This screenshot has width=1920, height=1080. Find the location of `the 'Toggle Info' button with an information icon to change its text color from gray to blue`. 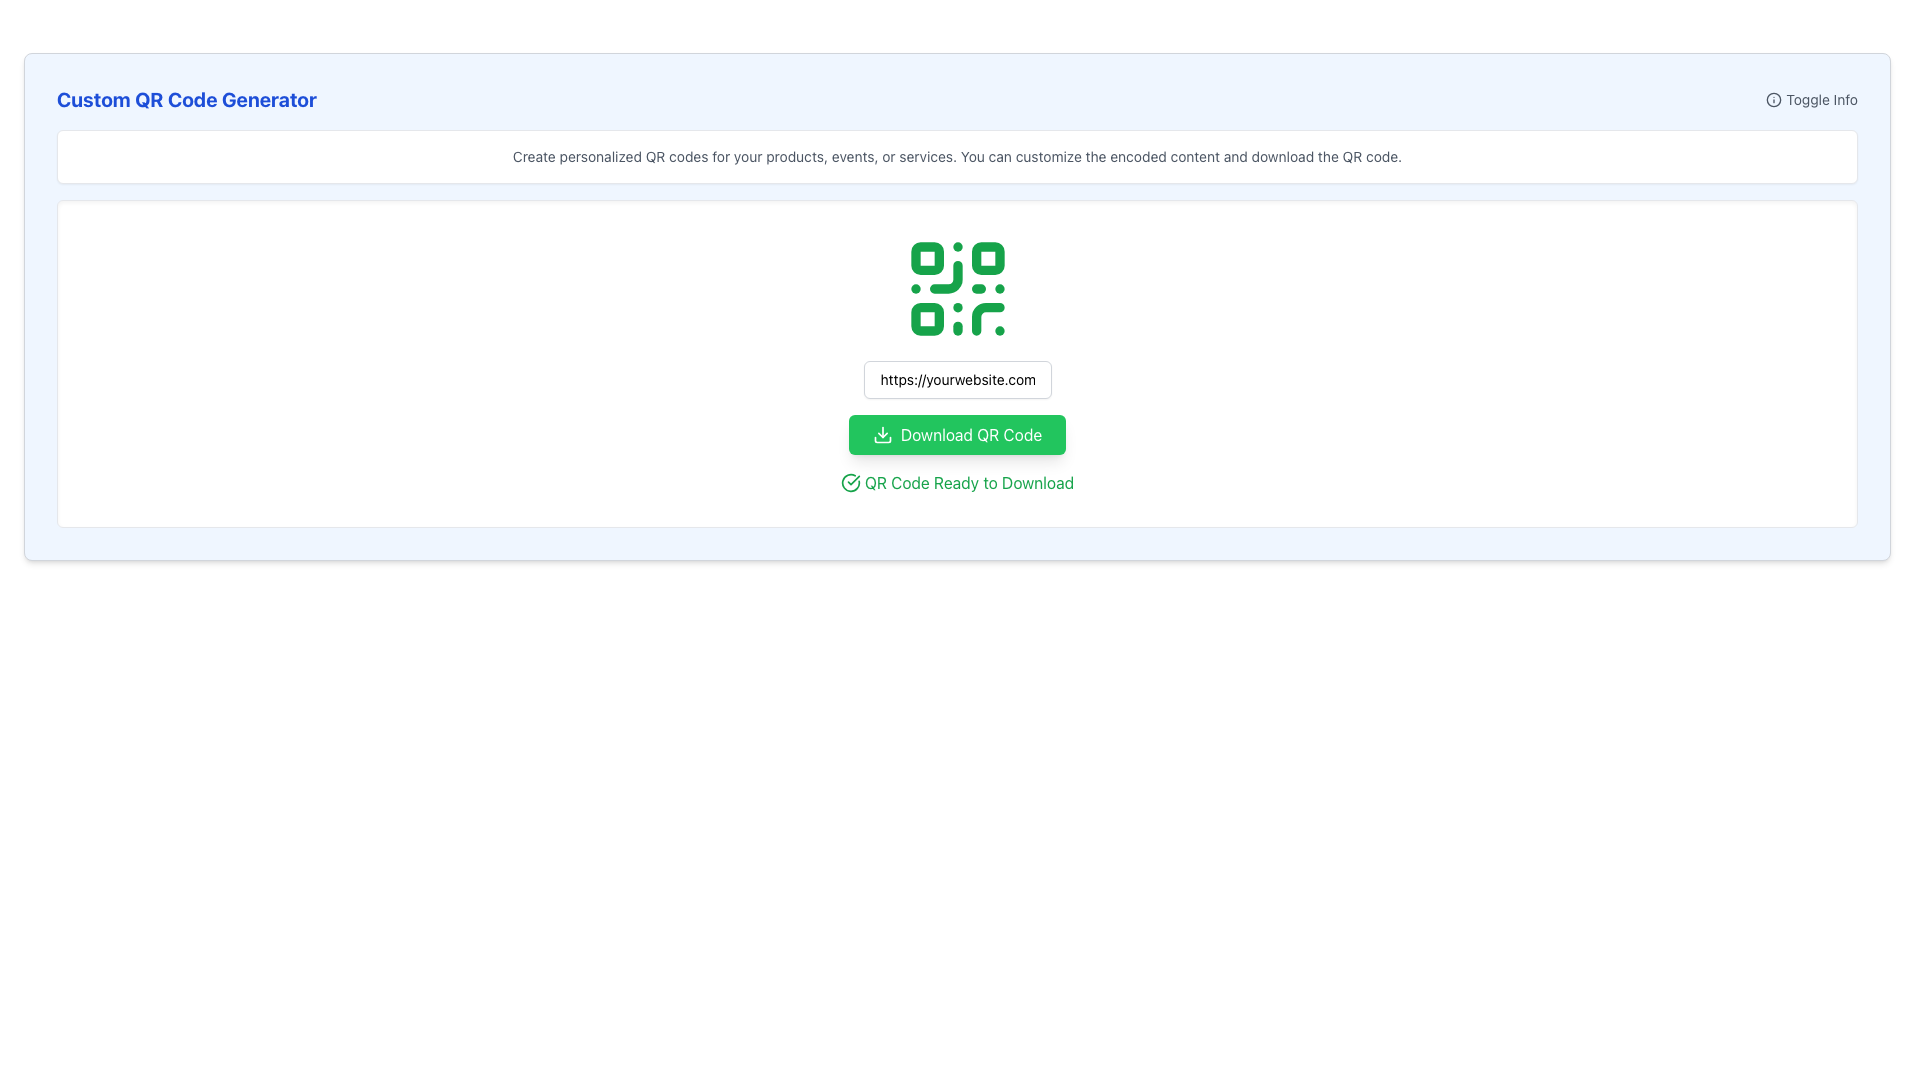

the 'Toggle Info' button with an information icon to change its text color from gray to blue is located at coordinates (1812, 100).